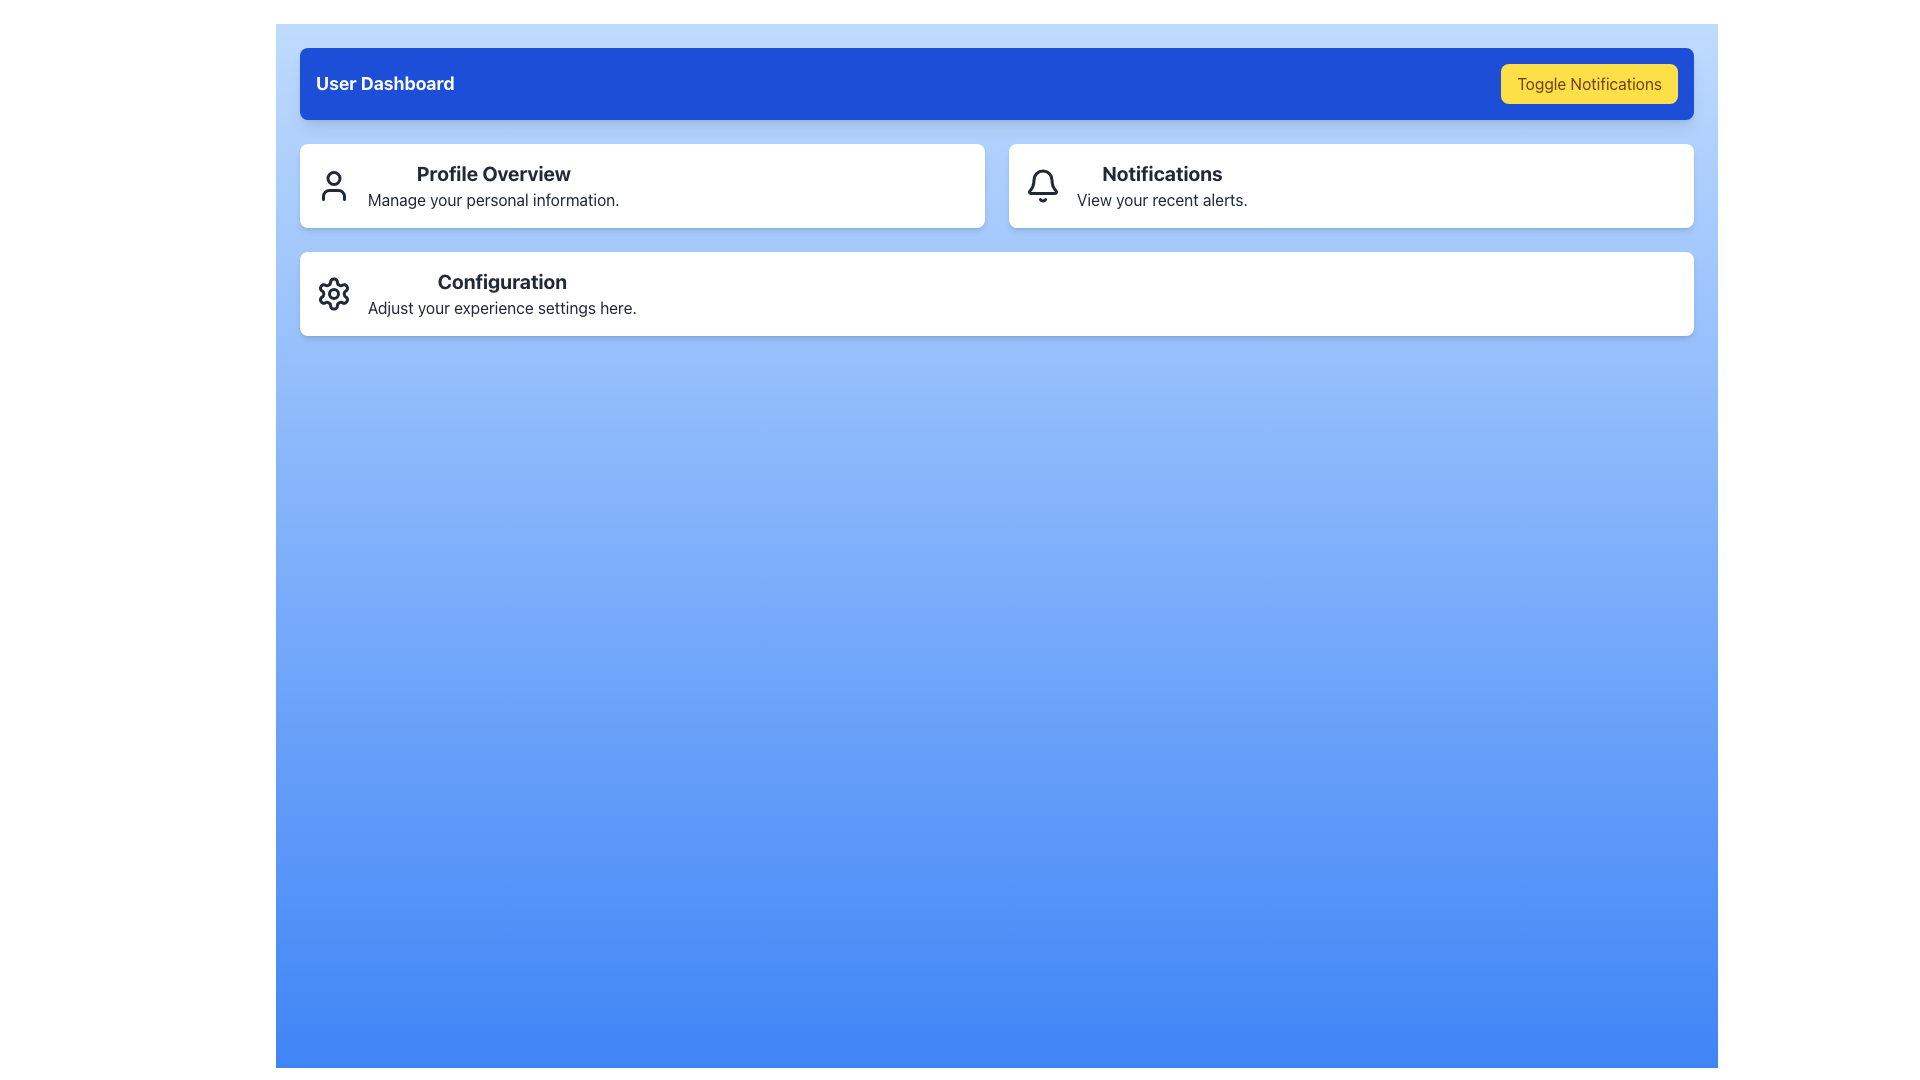  What do you see at coordinates (1588, 83) in the screenshot?
I see `the notification preferences toggle button located in the top-right corner of the blue header section labeled 'User Dashboard'` at bounding box center [1588, 83].